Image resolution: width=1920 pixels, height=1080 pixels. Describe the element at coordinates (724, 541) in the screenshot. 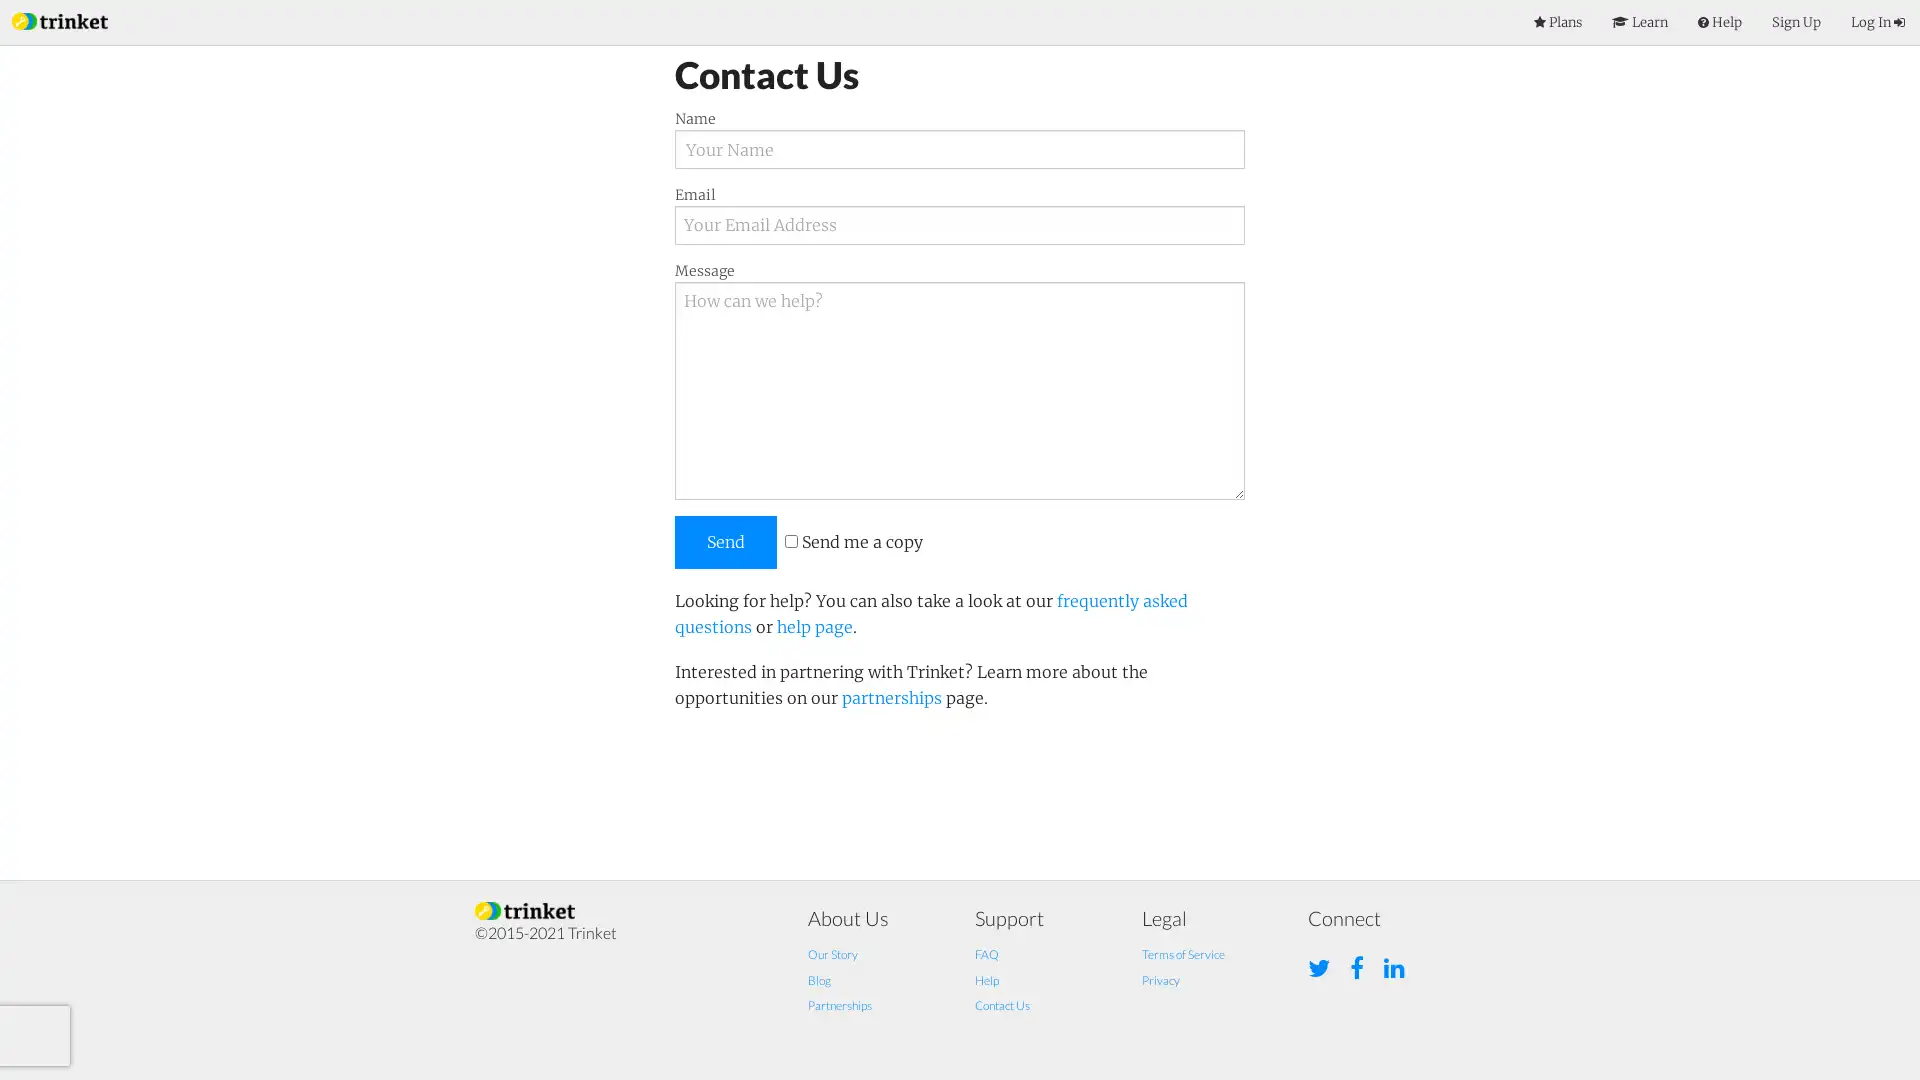

I see `Send` at that location.